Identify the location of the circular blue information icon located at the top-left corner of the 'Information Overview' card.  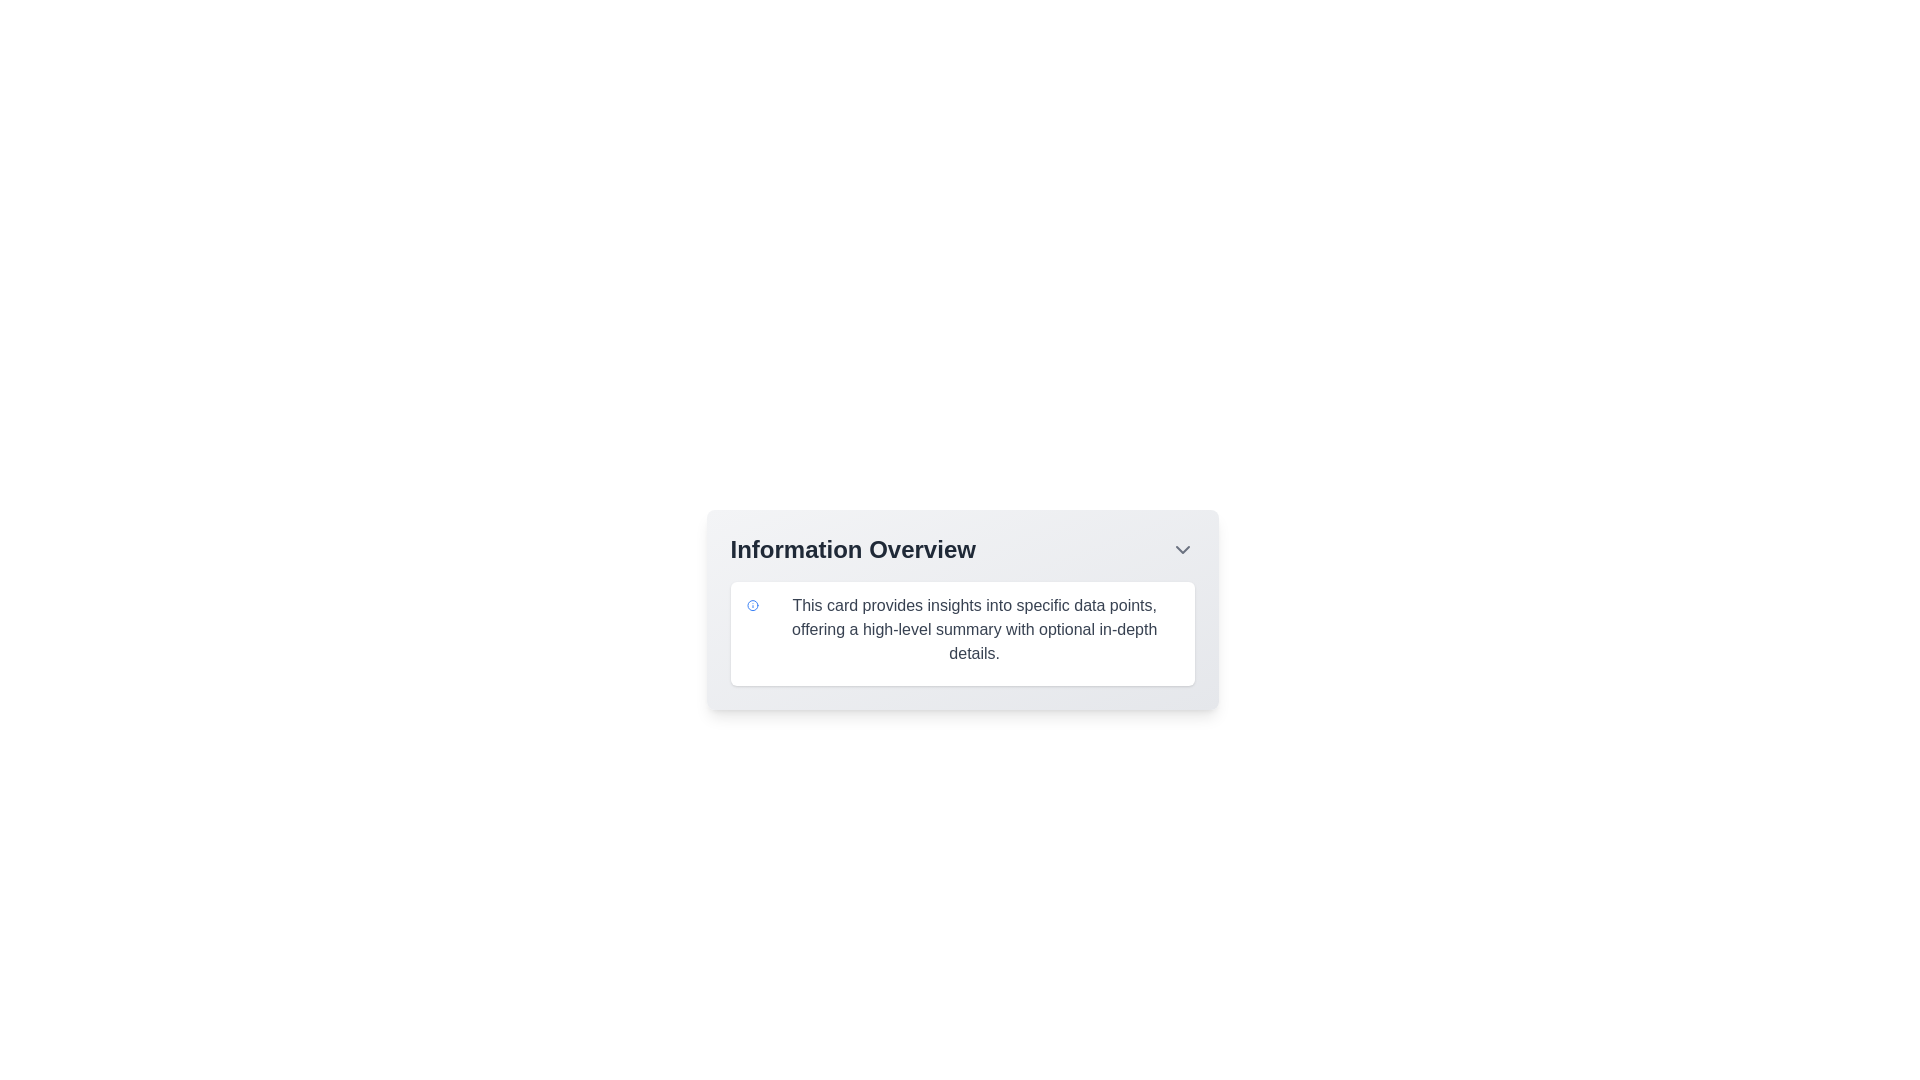
(751, 604).